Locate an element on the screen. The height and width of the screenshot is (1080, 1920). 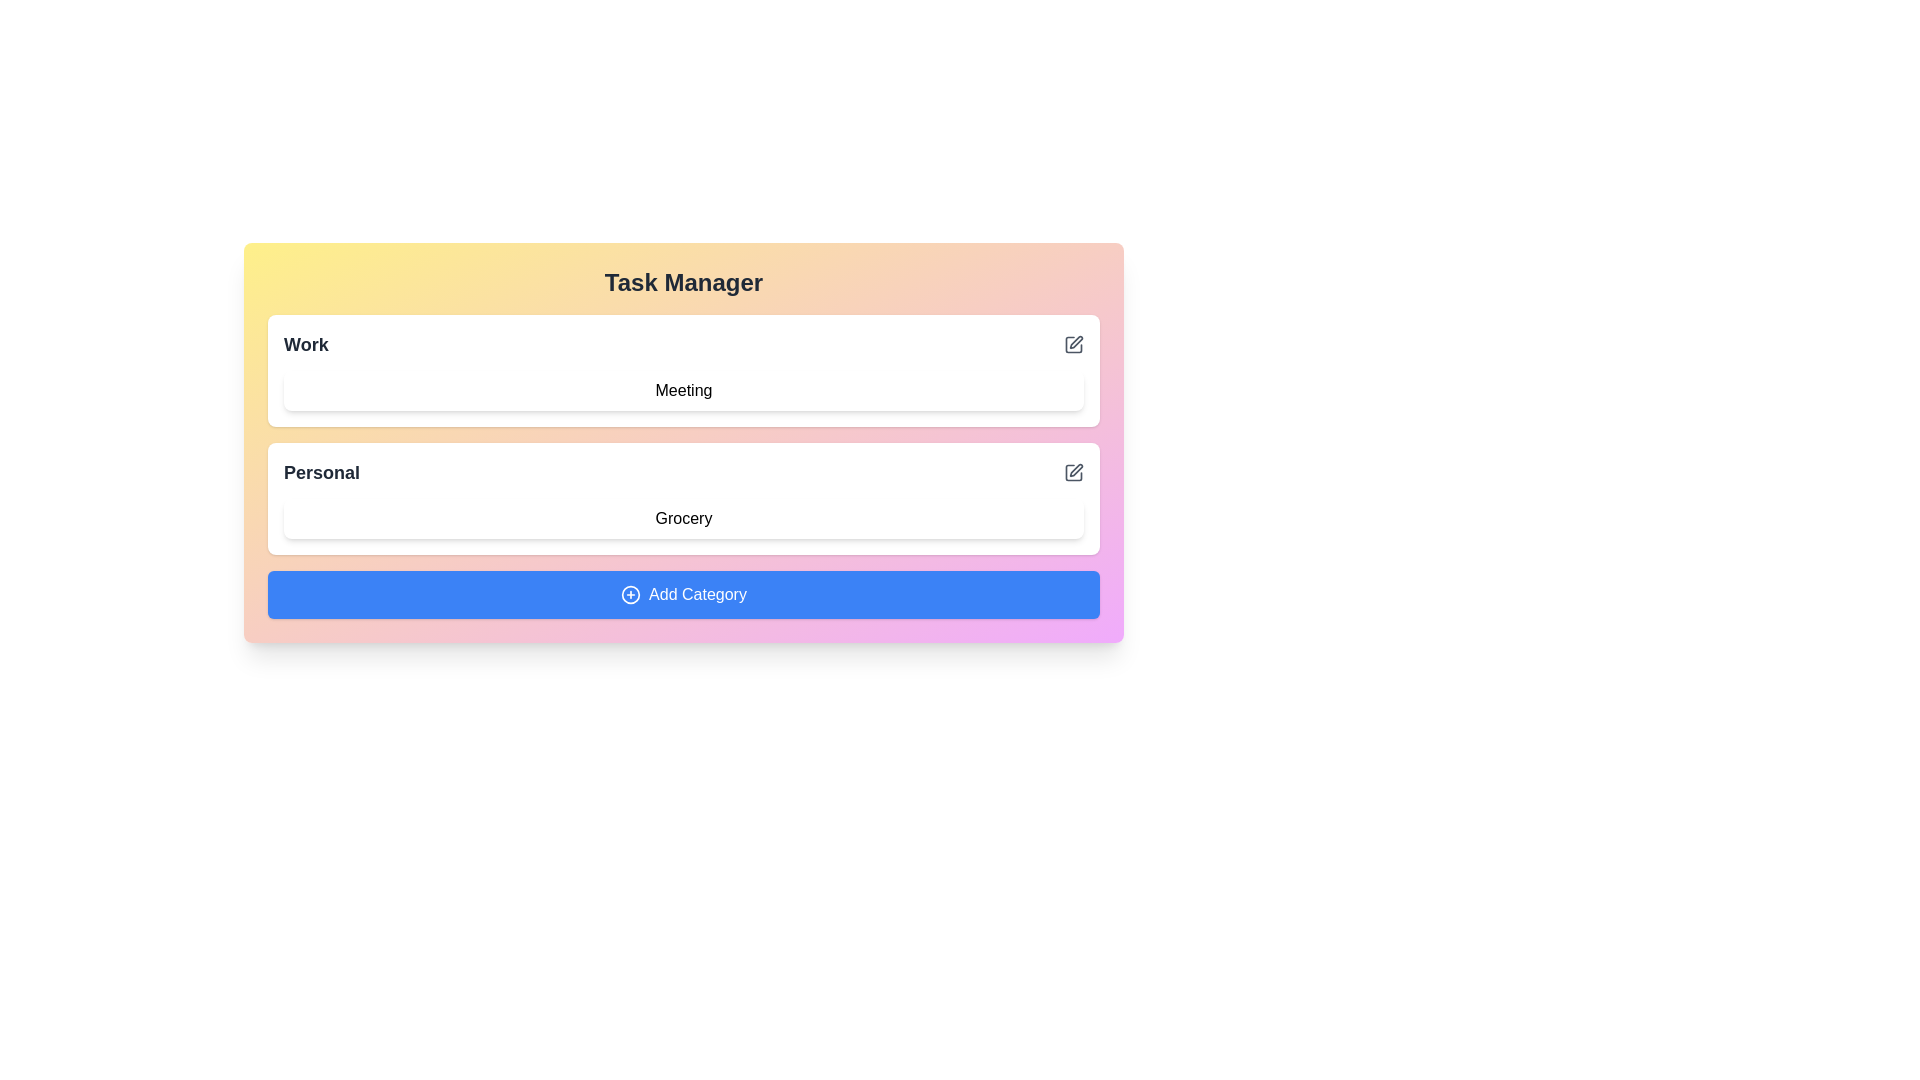
the 'Add Category' button to create a new category is located at coordinates (684, 593).